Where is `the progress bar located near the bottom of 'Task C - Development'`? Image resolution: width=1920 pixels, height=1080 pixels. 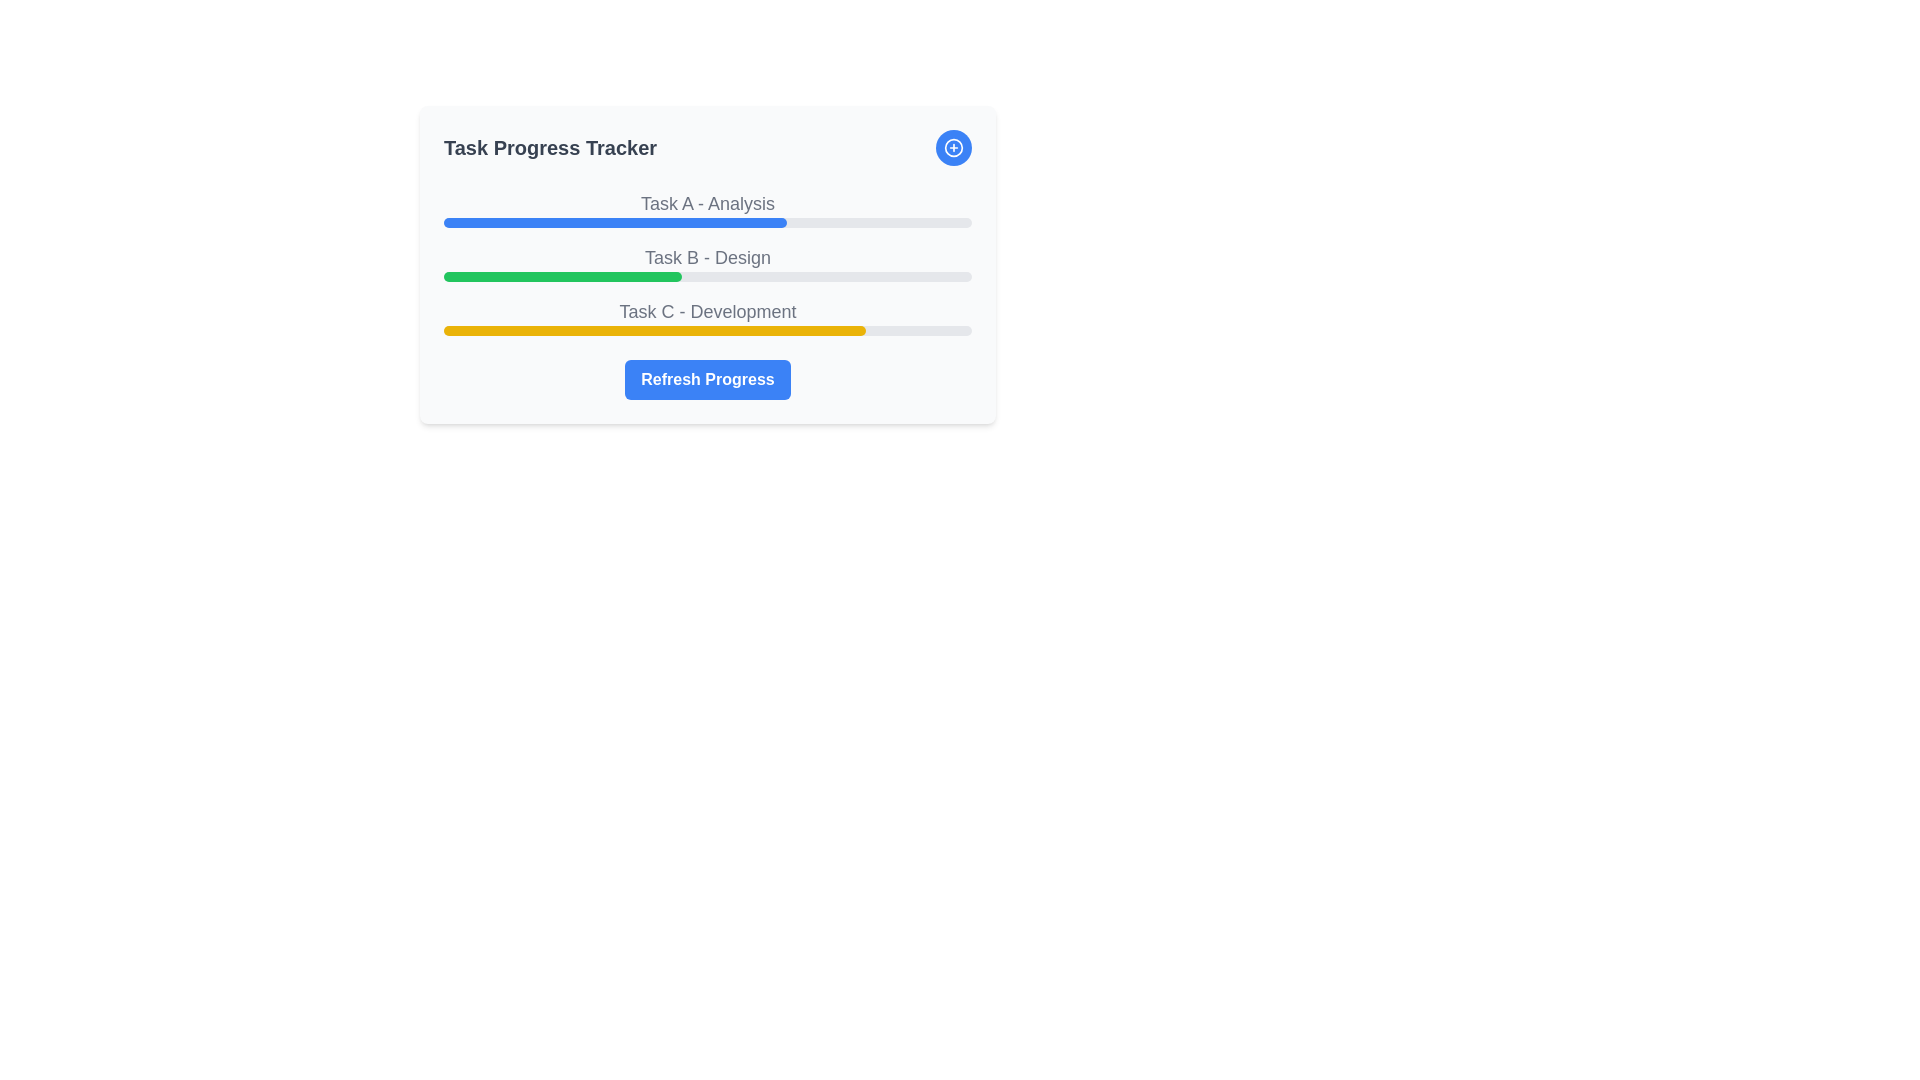
the progress bar located near the bottom of 'Task C - Development' is located at coordinates (708, 330).